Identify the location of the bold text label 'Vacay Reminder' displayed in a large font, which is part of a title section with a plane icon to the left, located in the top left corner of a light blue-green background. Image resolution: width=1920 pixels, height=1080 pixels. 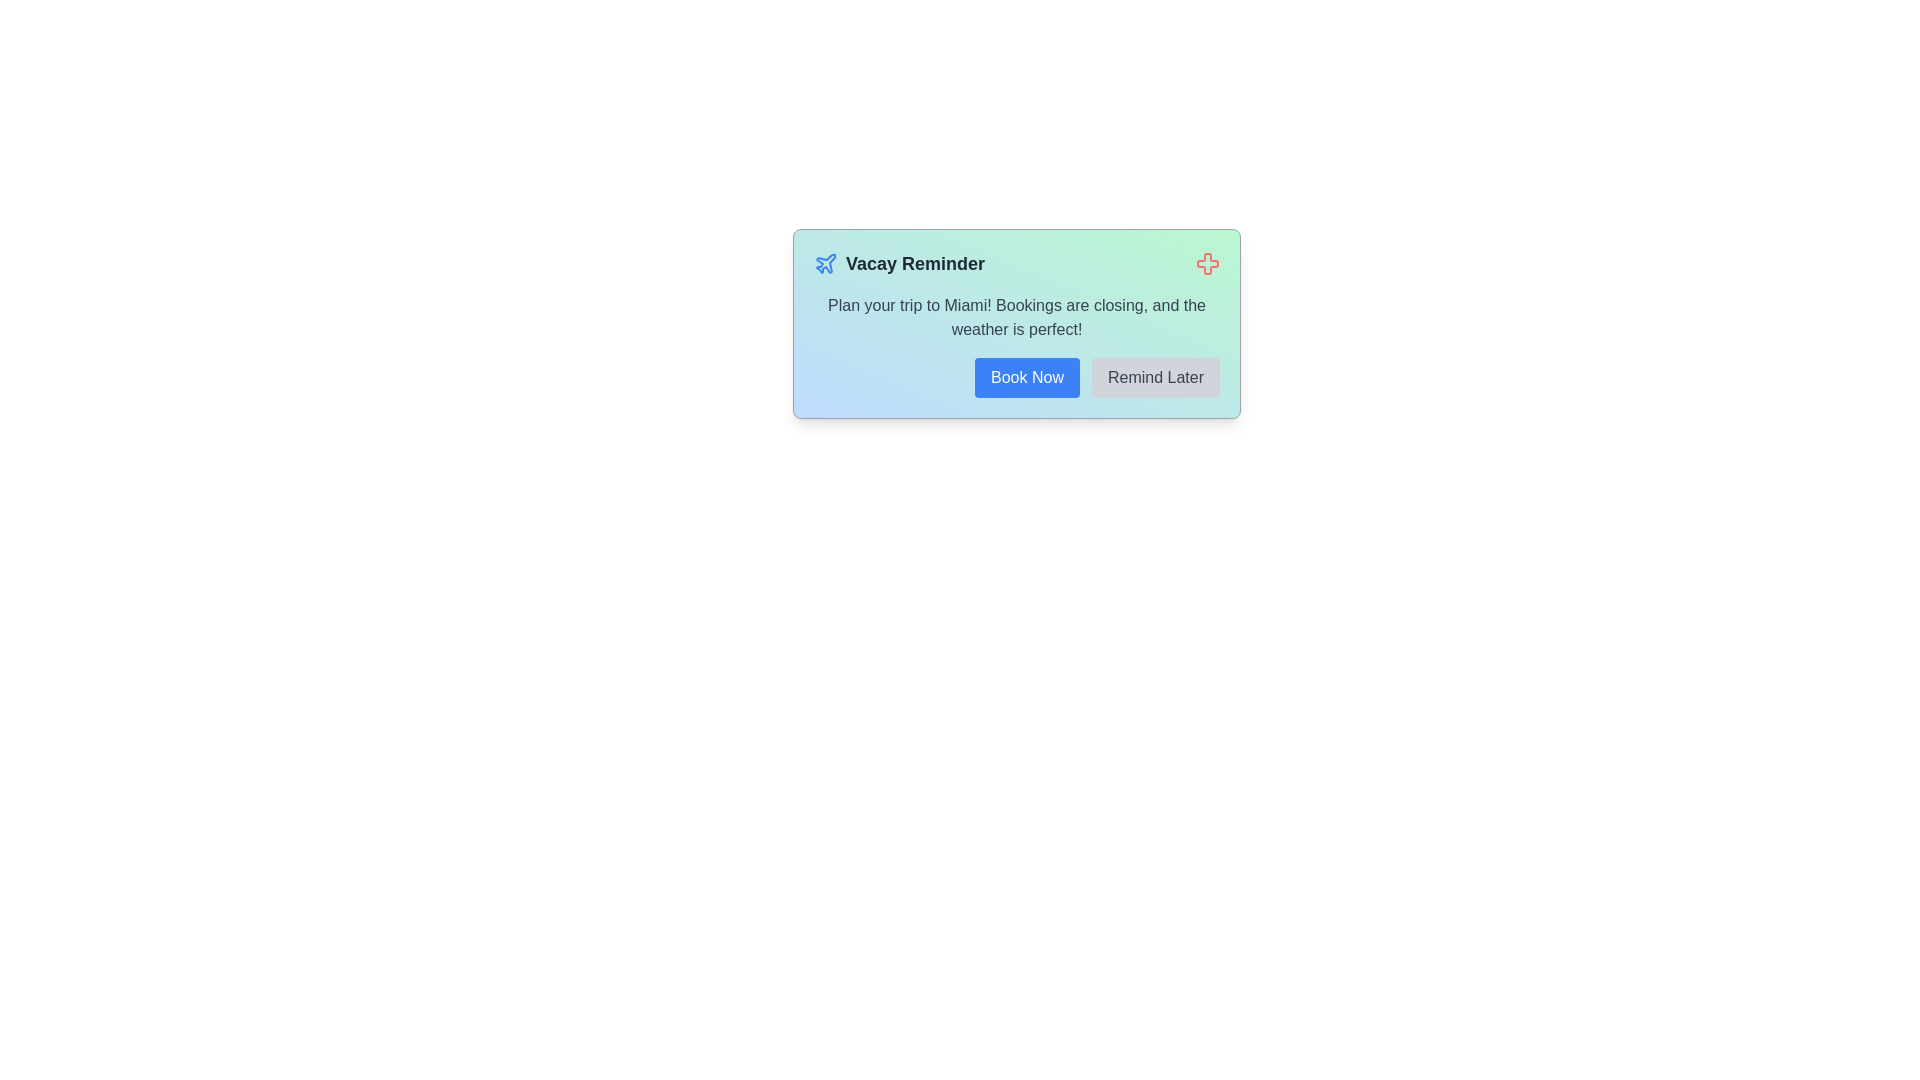
(914, 262).